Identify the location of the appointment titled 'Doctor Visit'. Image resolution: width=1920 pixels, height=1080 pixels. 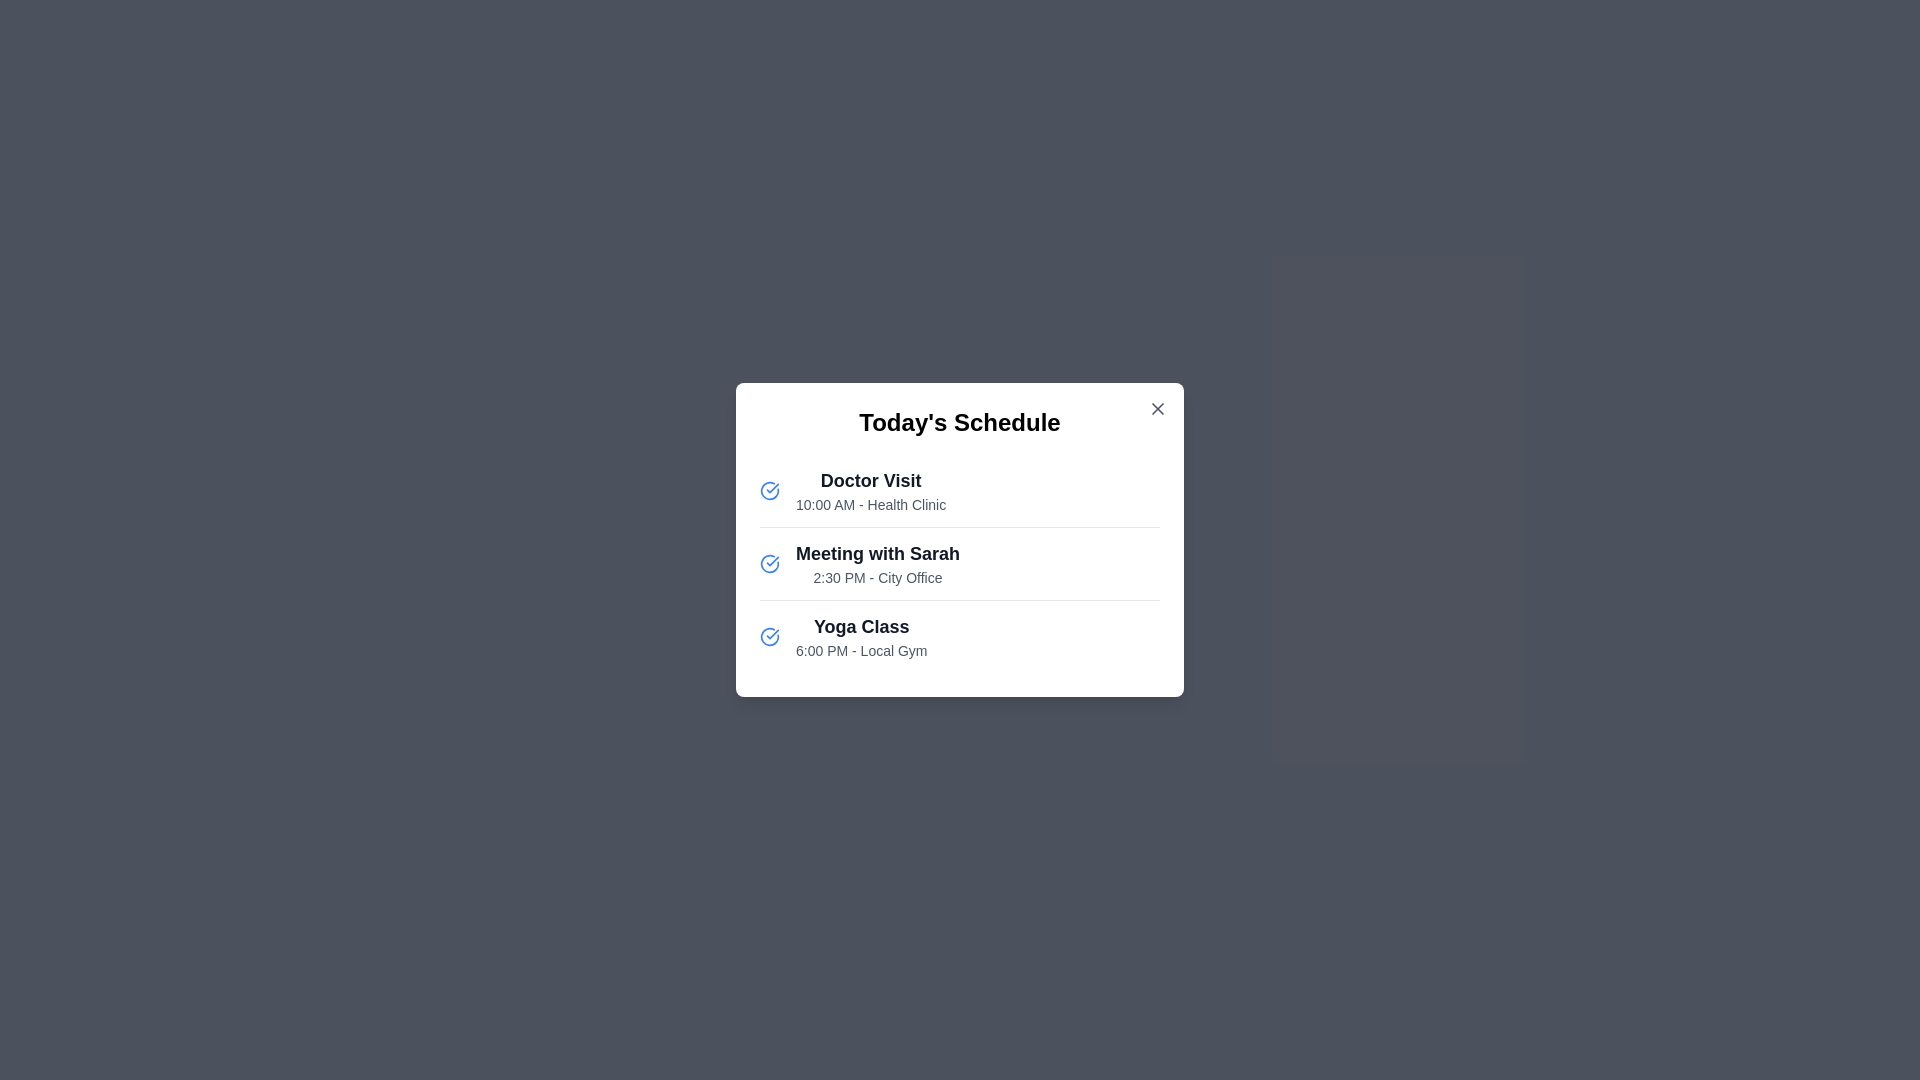
(870, 490).